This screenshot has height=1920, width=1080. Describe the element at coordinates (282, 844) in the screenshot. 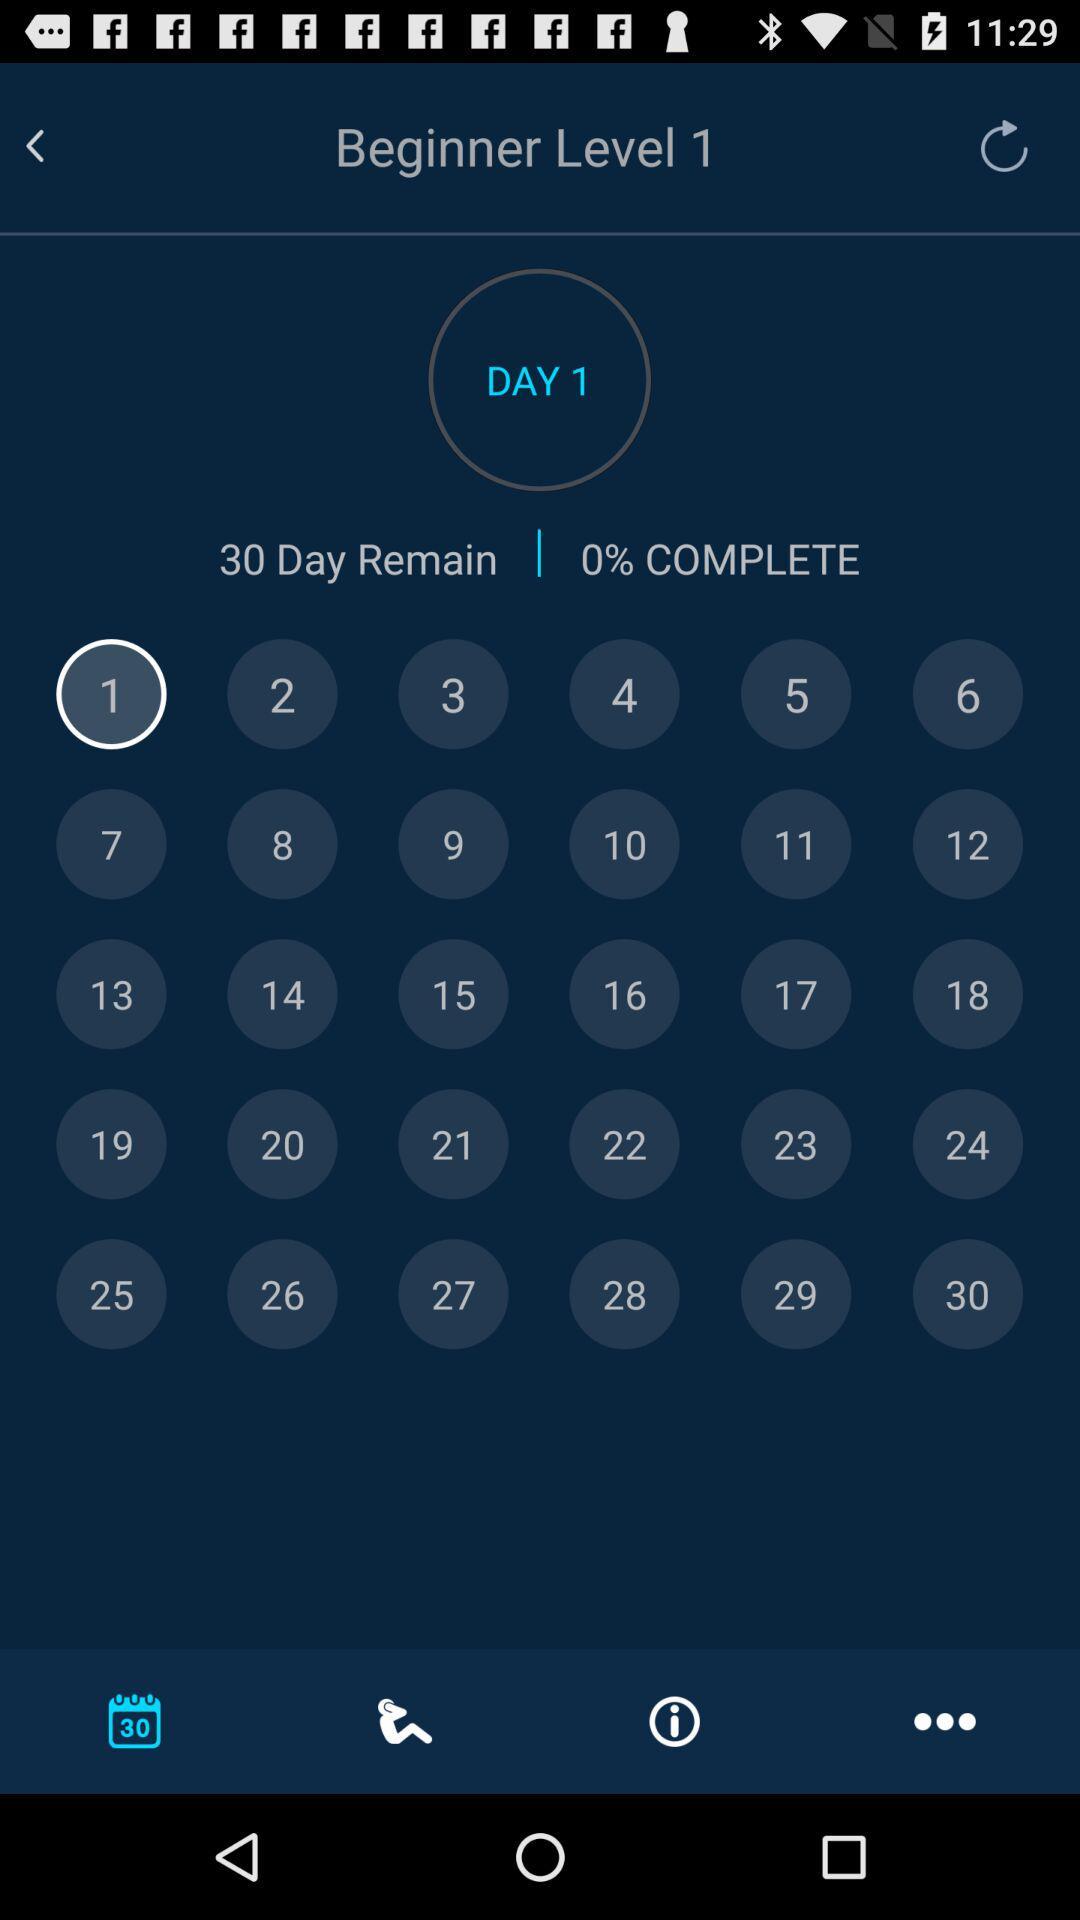

I see `specific day` at that location.